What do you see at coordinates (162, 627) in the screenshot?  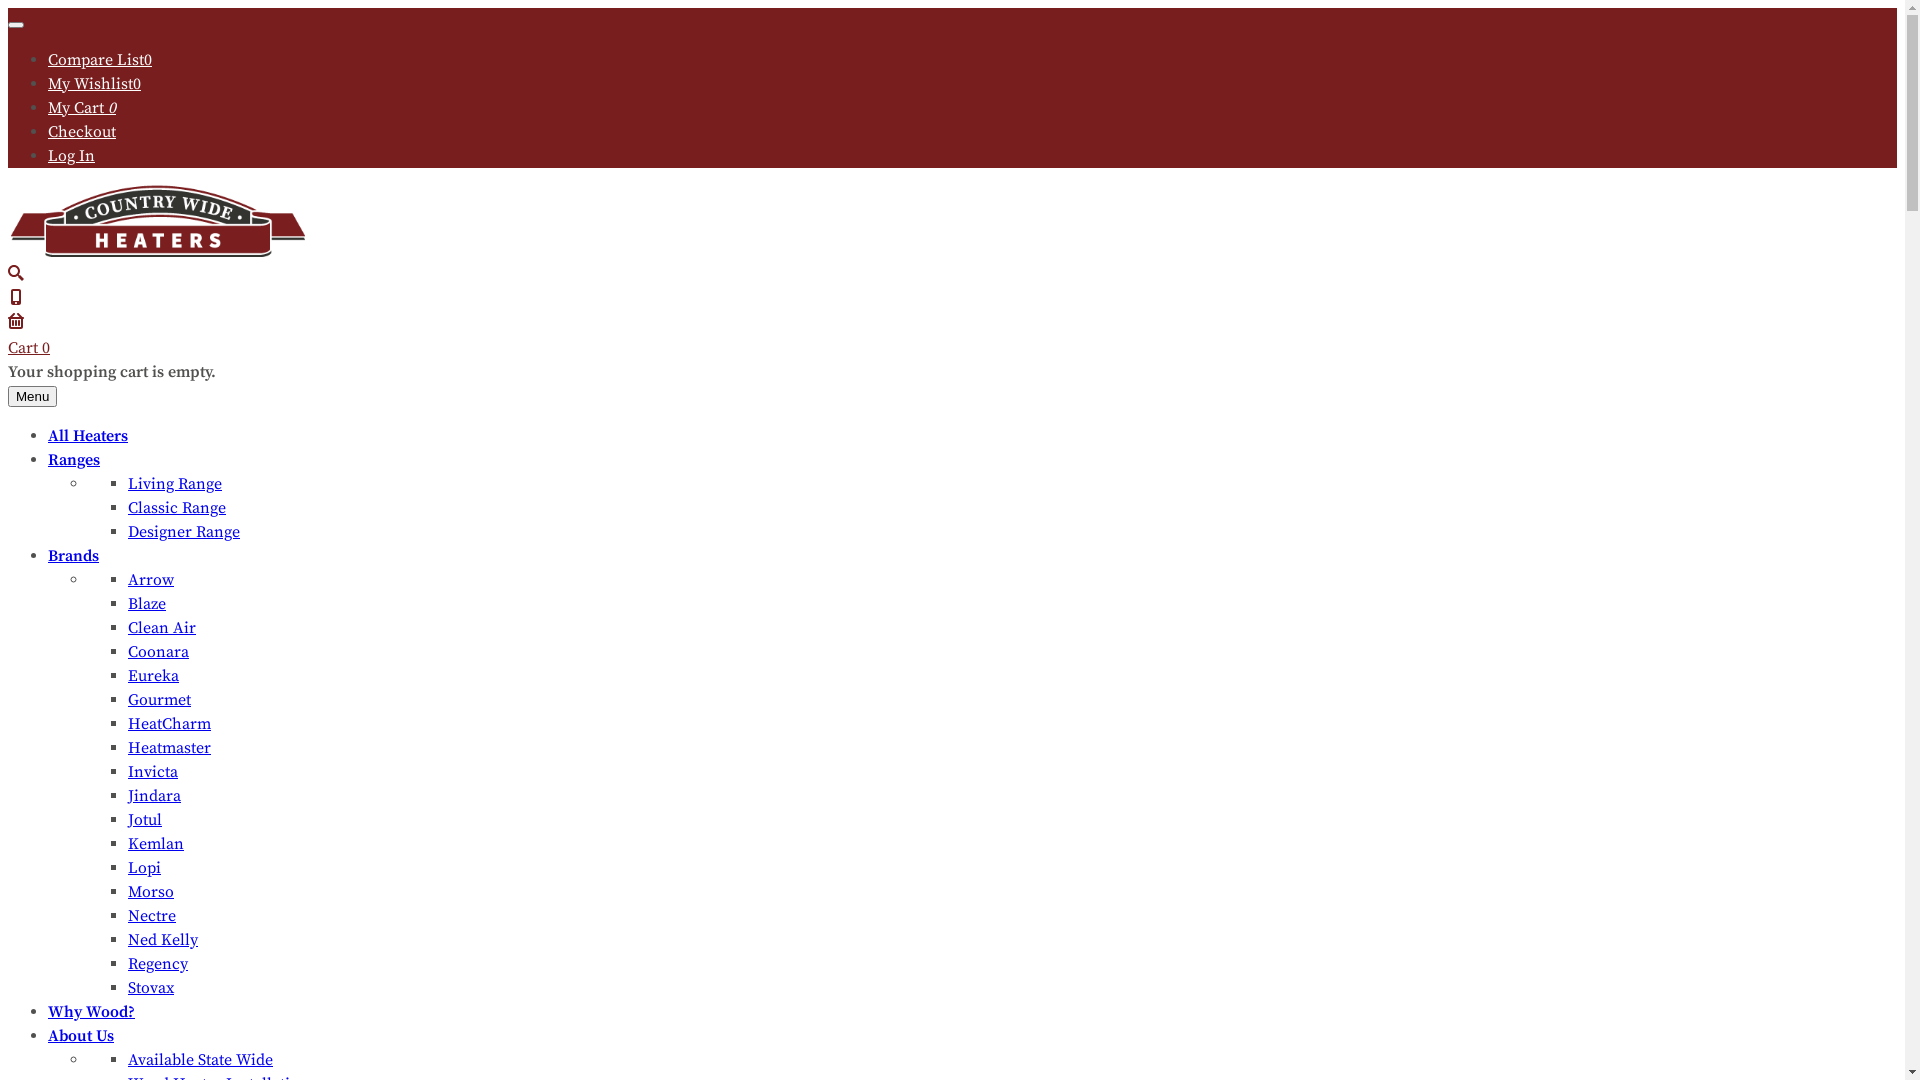 I see `'Clean Air'` at bounding box center [162, 627].